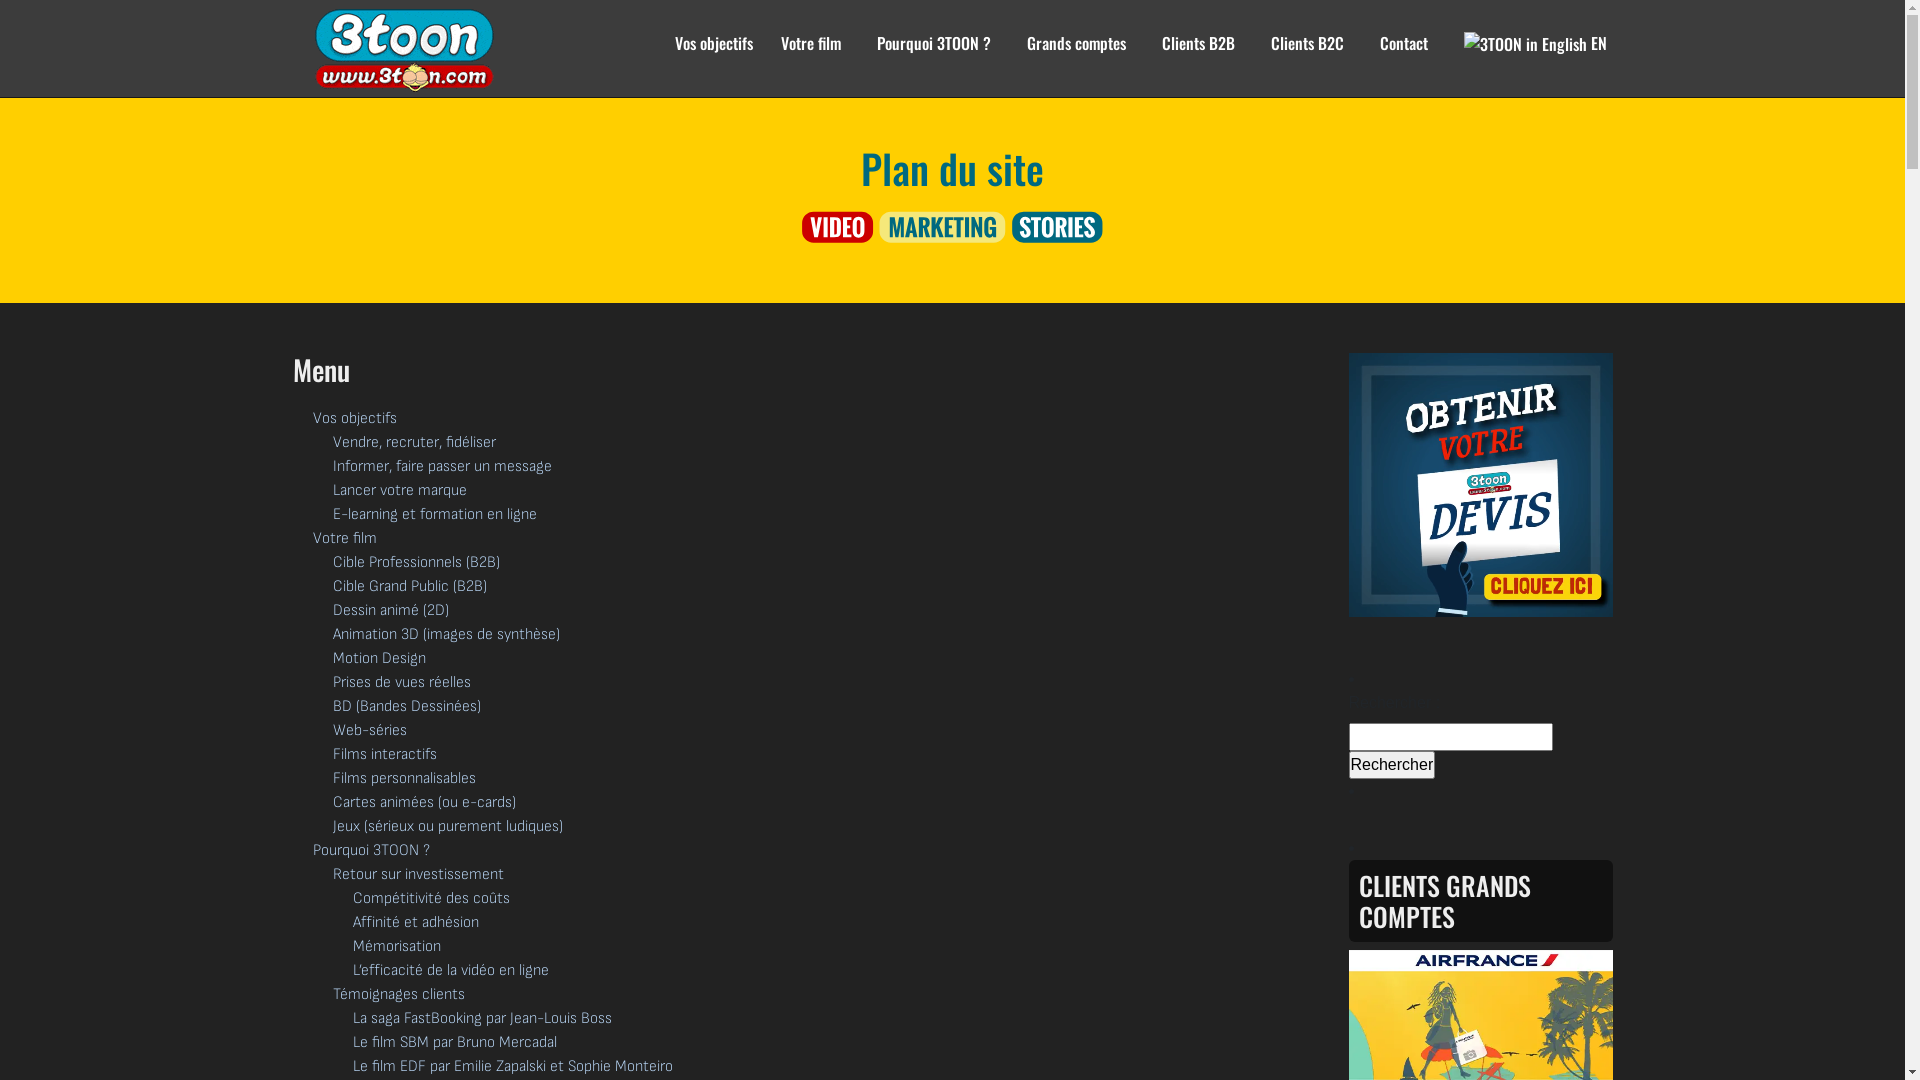 The height and width of the screenshot is (1080, 1920). What do you see at coordinates (331, 513) in the screenshot?
I see `'E-learning et formation en ligne'` at bounding box center [331, 513].